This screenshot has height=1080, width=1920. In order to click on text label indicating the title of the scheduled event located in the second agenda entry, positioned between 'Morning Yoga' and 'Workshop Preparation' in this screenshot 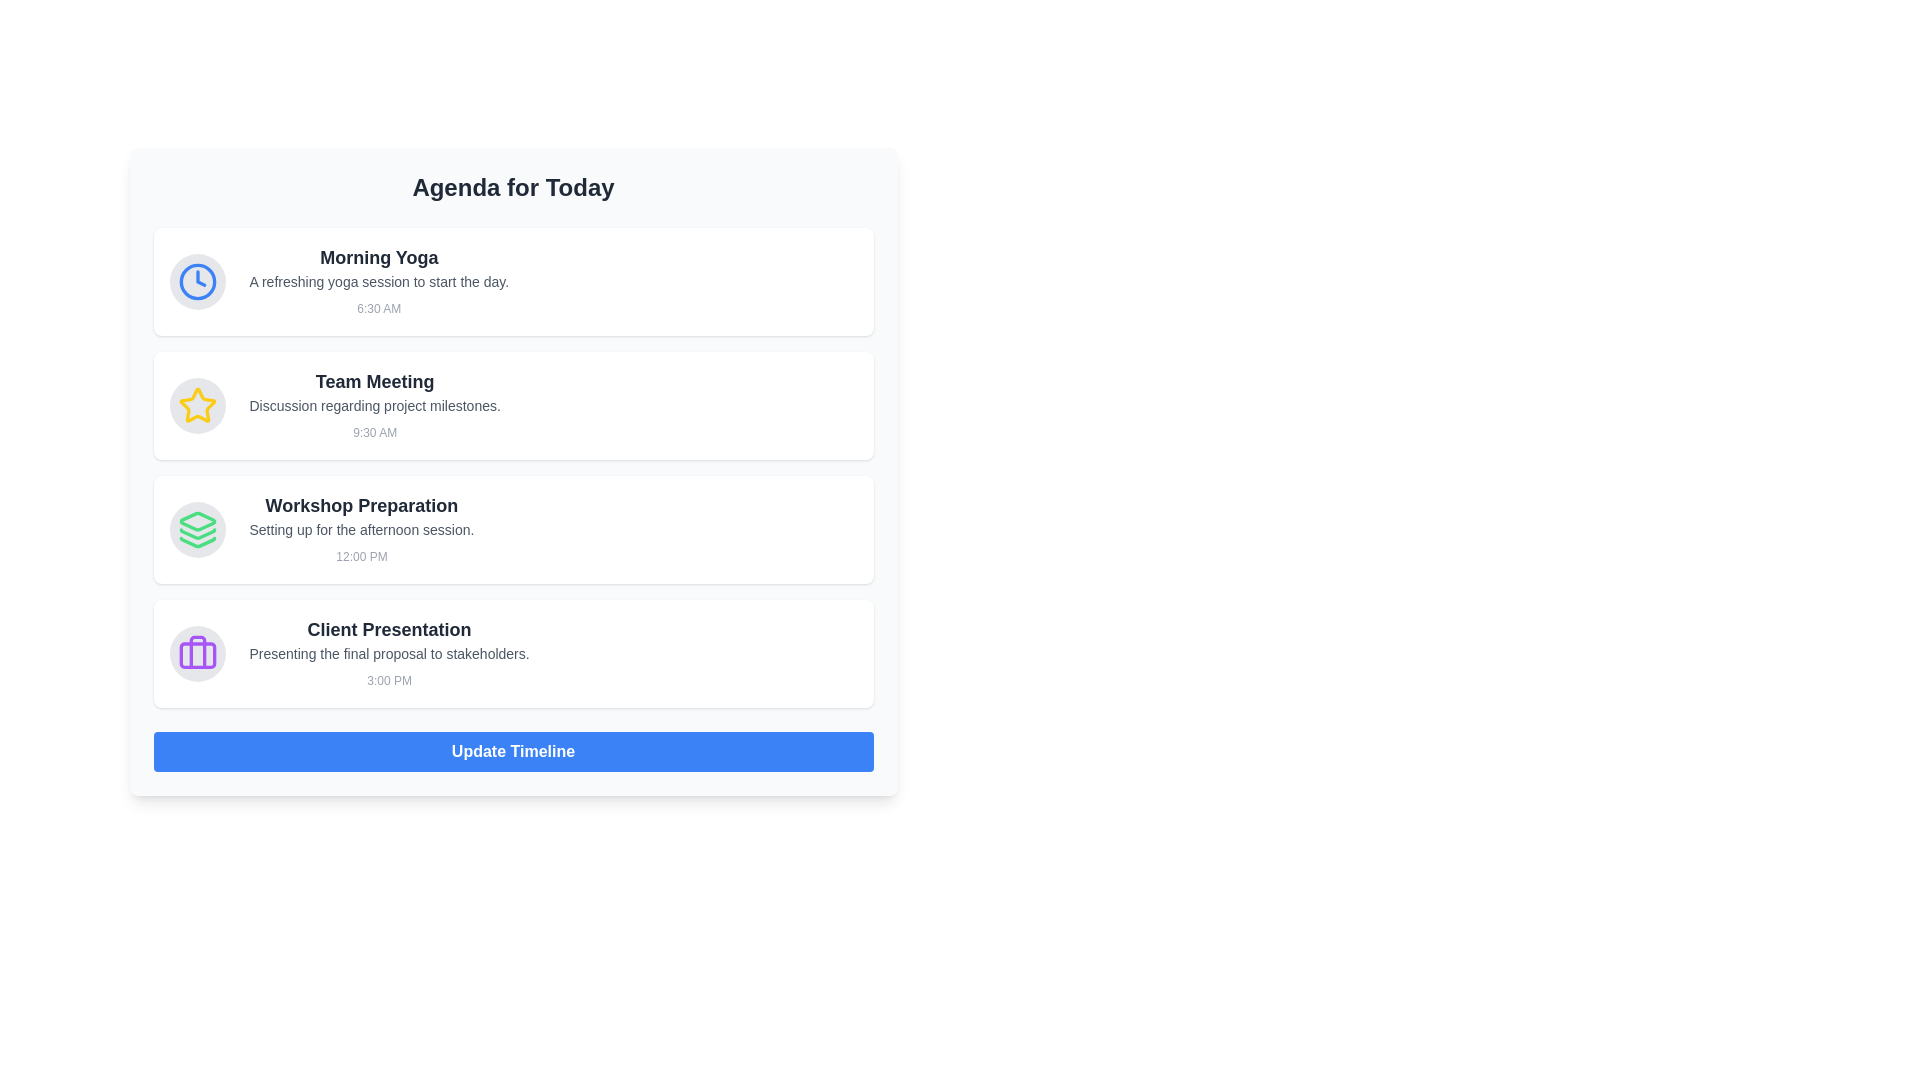, I will do `click(375, 381)`.